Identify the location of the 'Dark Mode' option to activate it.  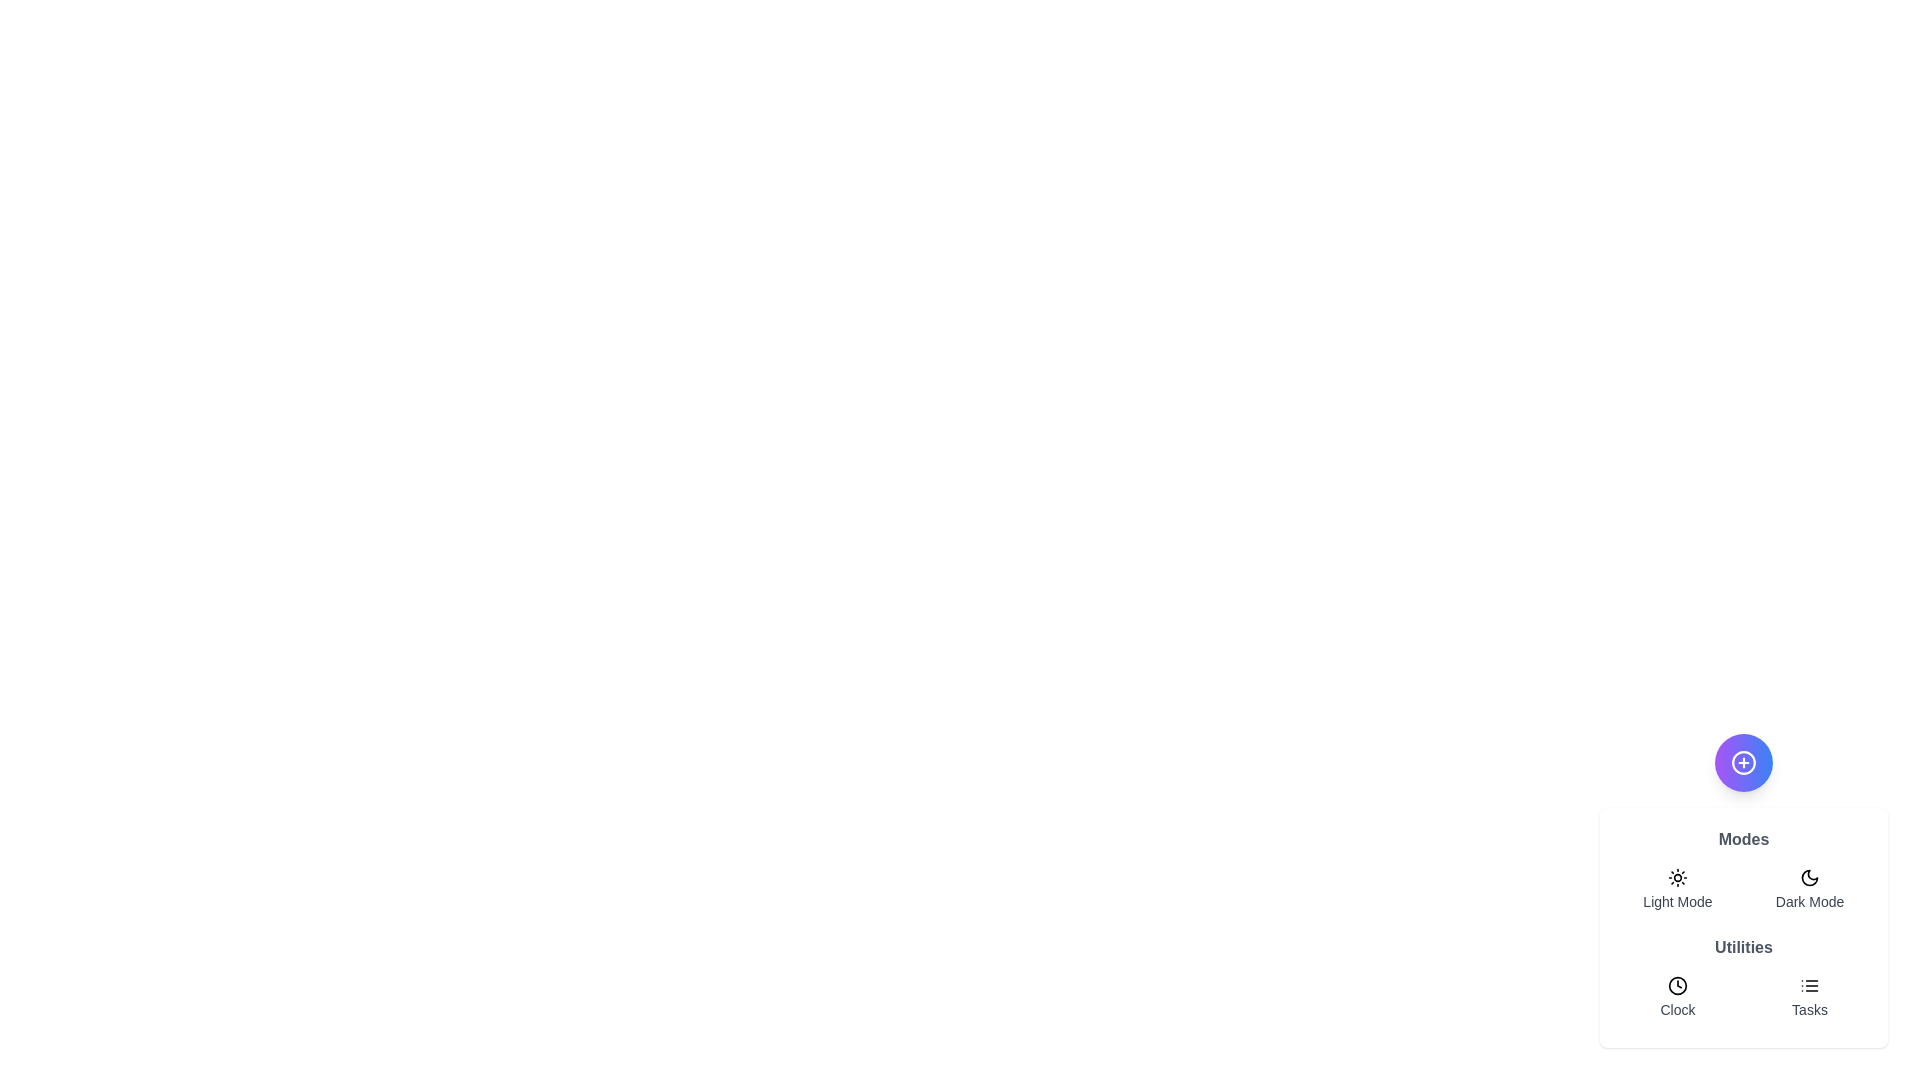
(1809, 889).